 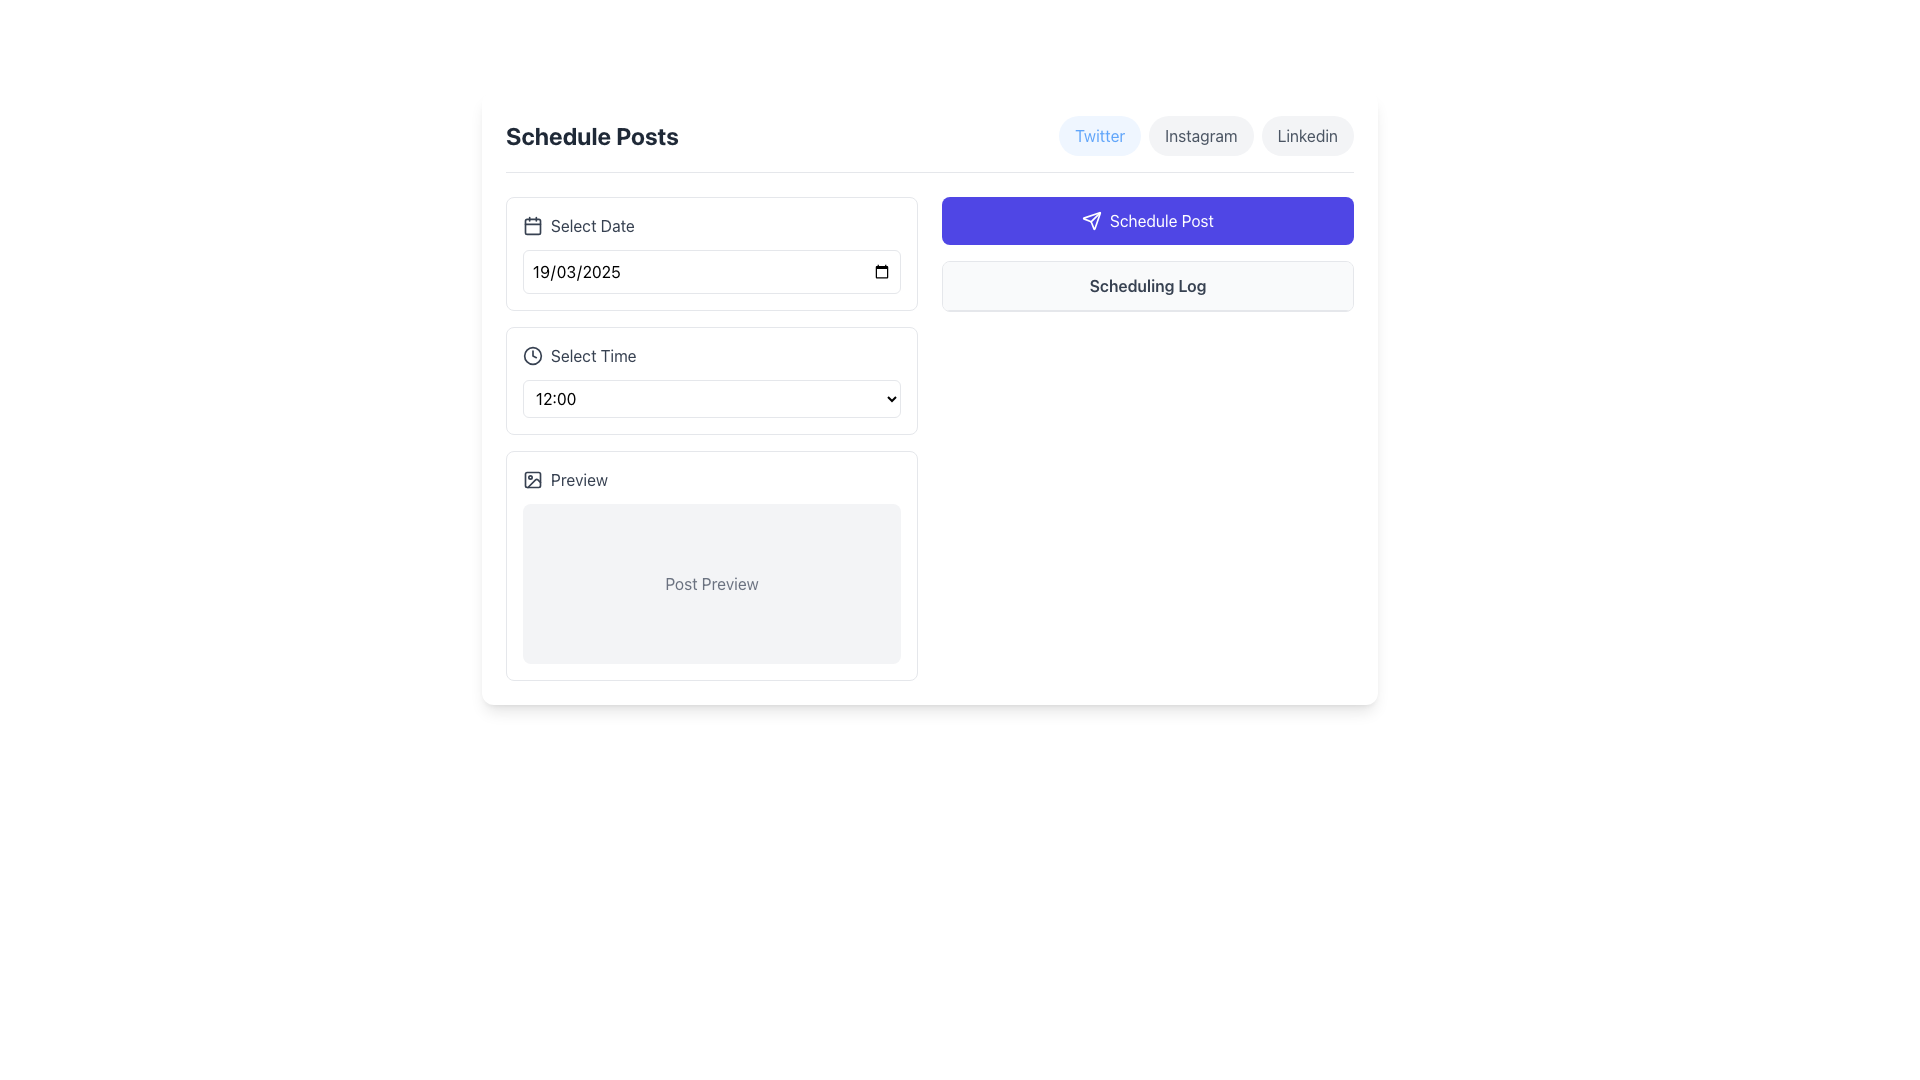 What do you see at coordinates (711, 381) in the screenshot?
I see `the Dropdown menu located in the 'Schedule Posts' section` at bounding box center [711, 381].